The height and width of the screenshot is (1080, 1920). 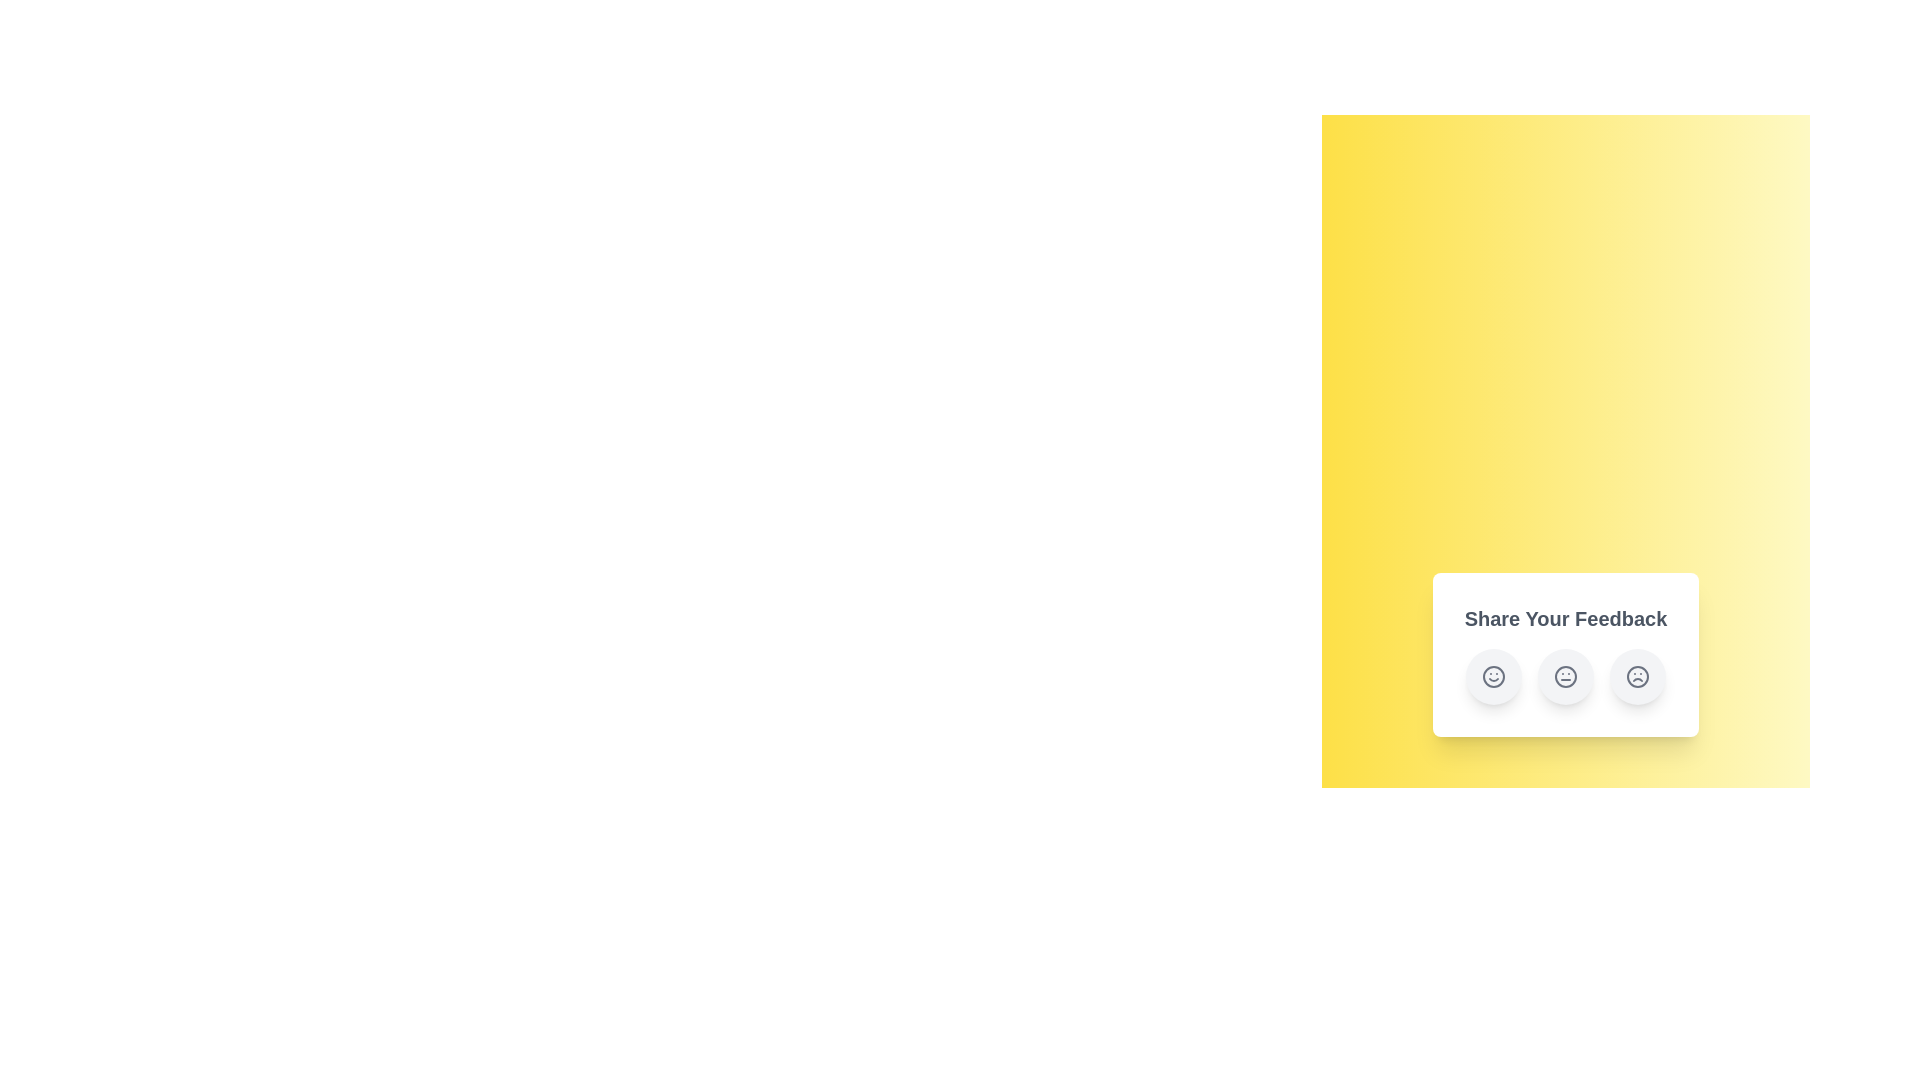 What do you see at coordinates (1493, 676) in the screenshot?
I see `the button with the label Happy` at bounding box center [1493, 676].